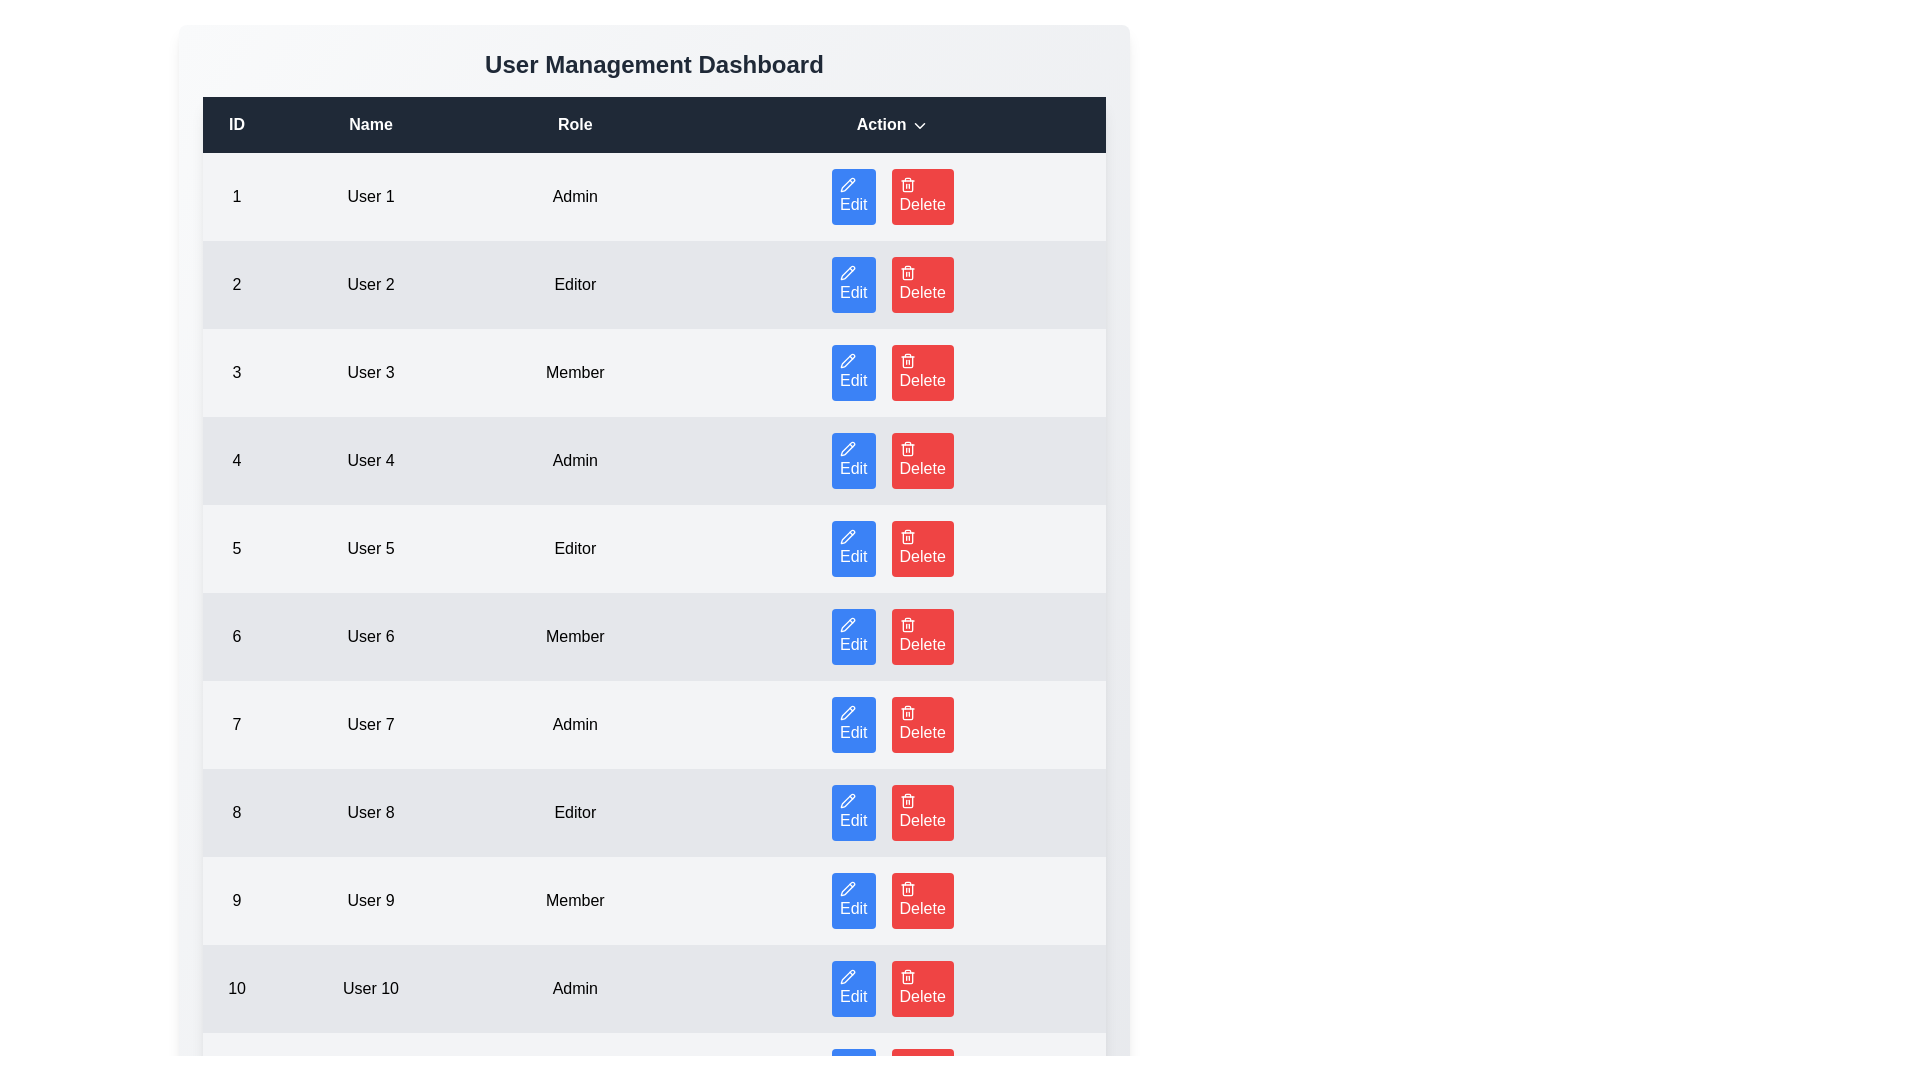 This screenshot has width=1920, height=1080. Describe the element at coordinates (891, 124) in the screenshot. I see `the 'Action' column header to sort the table` at that location.